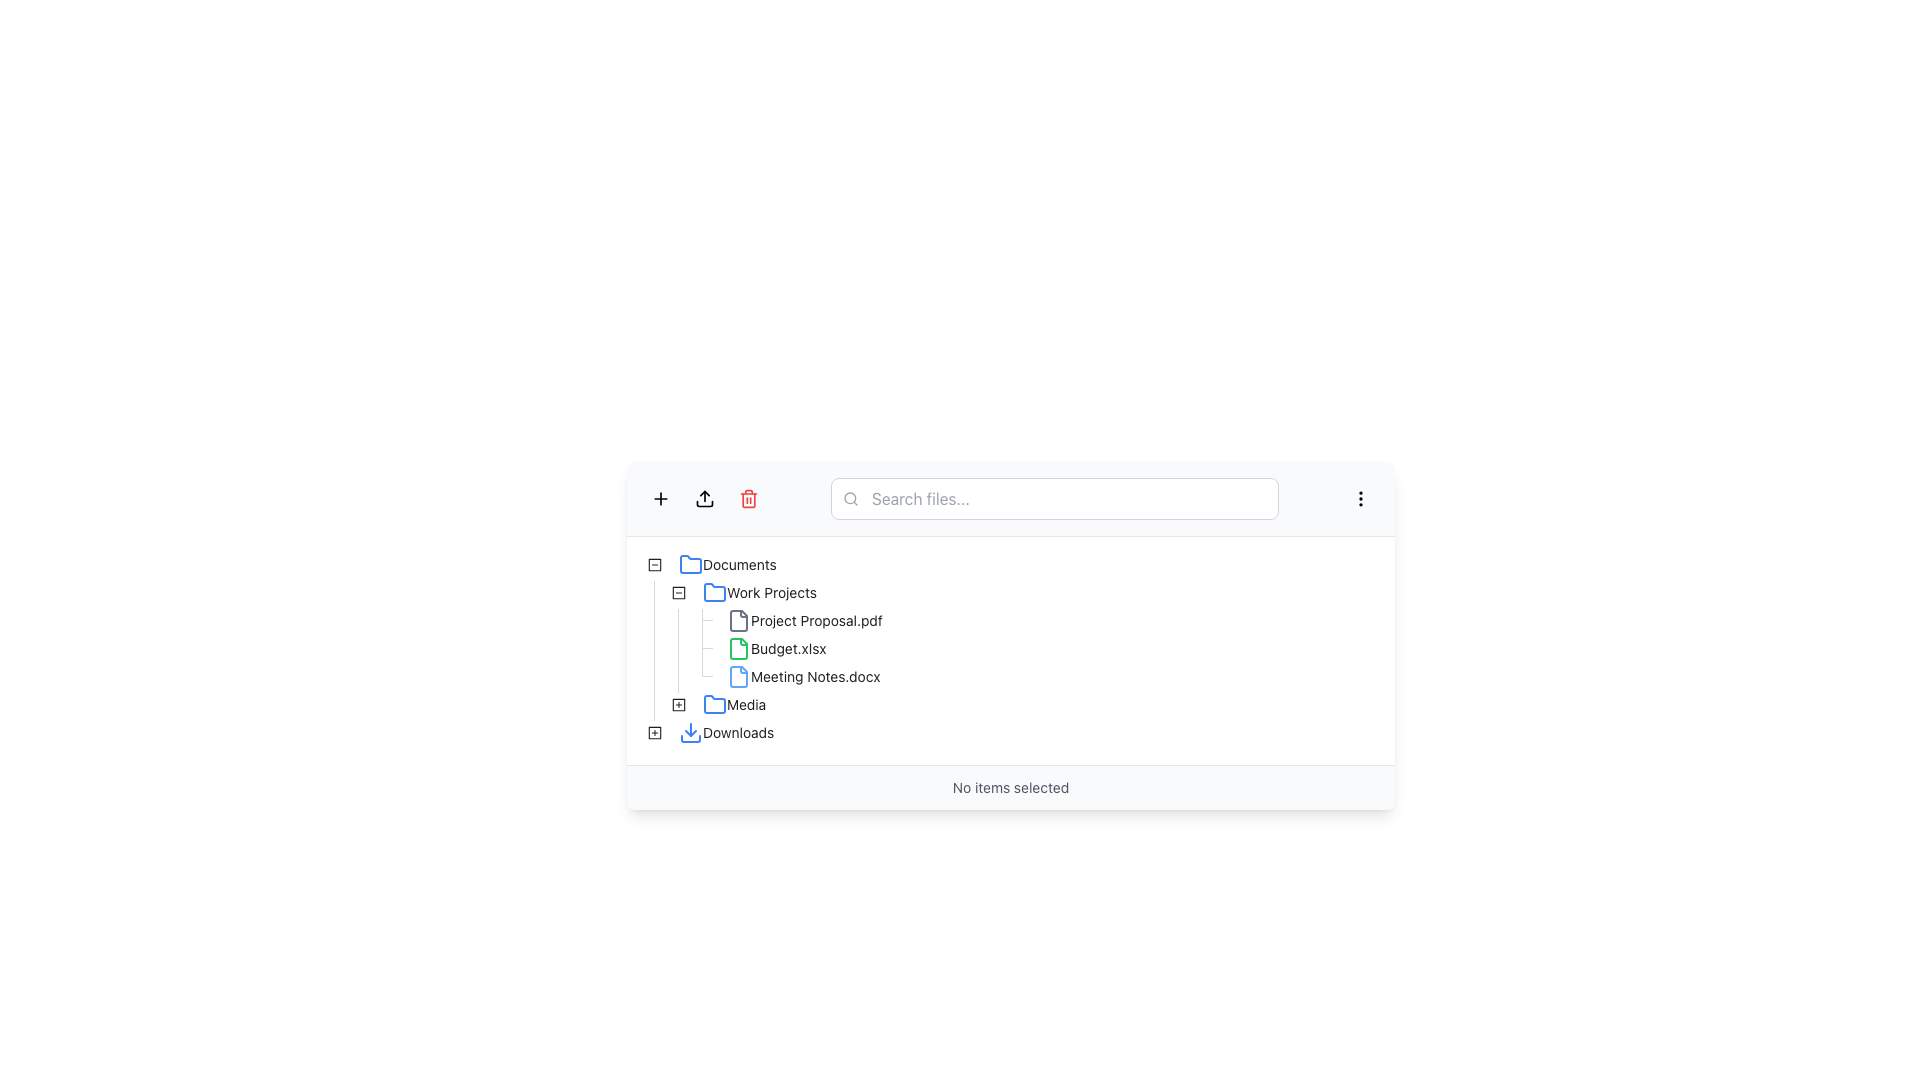  What do you see at coordinates (654, 732) in the screenshot?
I see `the '+' button located next to the 'Downloads' label` at bounding box center [654, 732].